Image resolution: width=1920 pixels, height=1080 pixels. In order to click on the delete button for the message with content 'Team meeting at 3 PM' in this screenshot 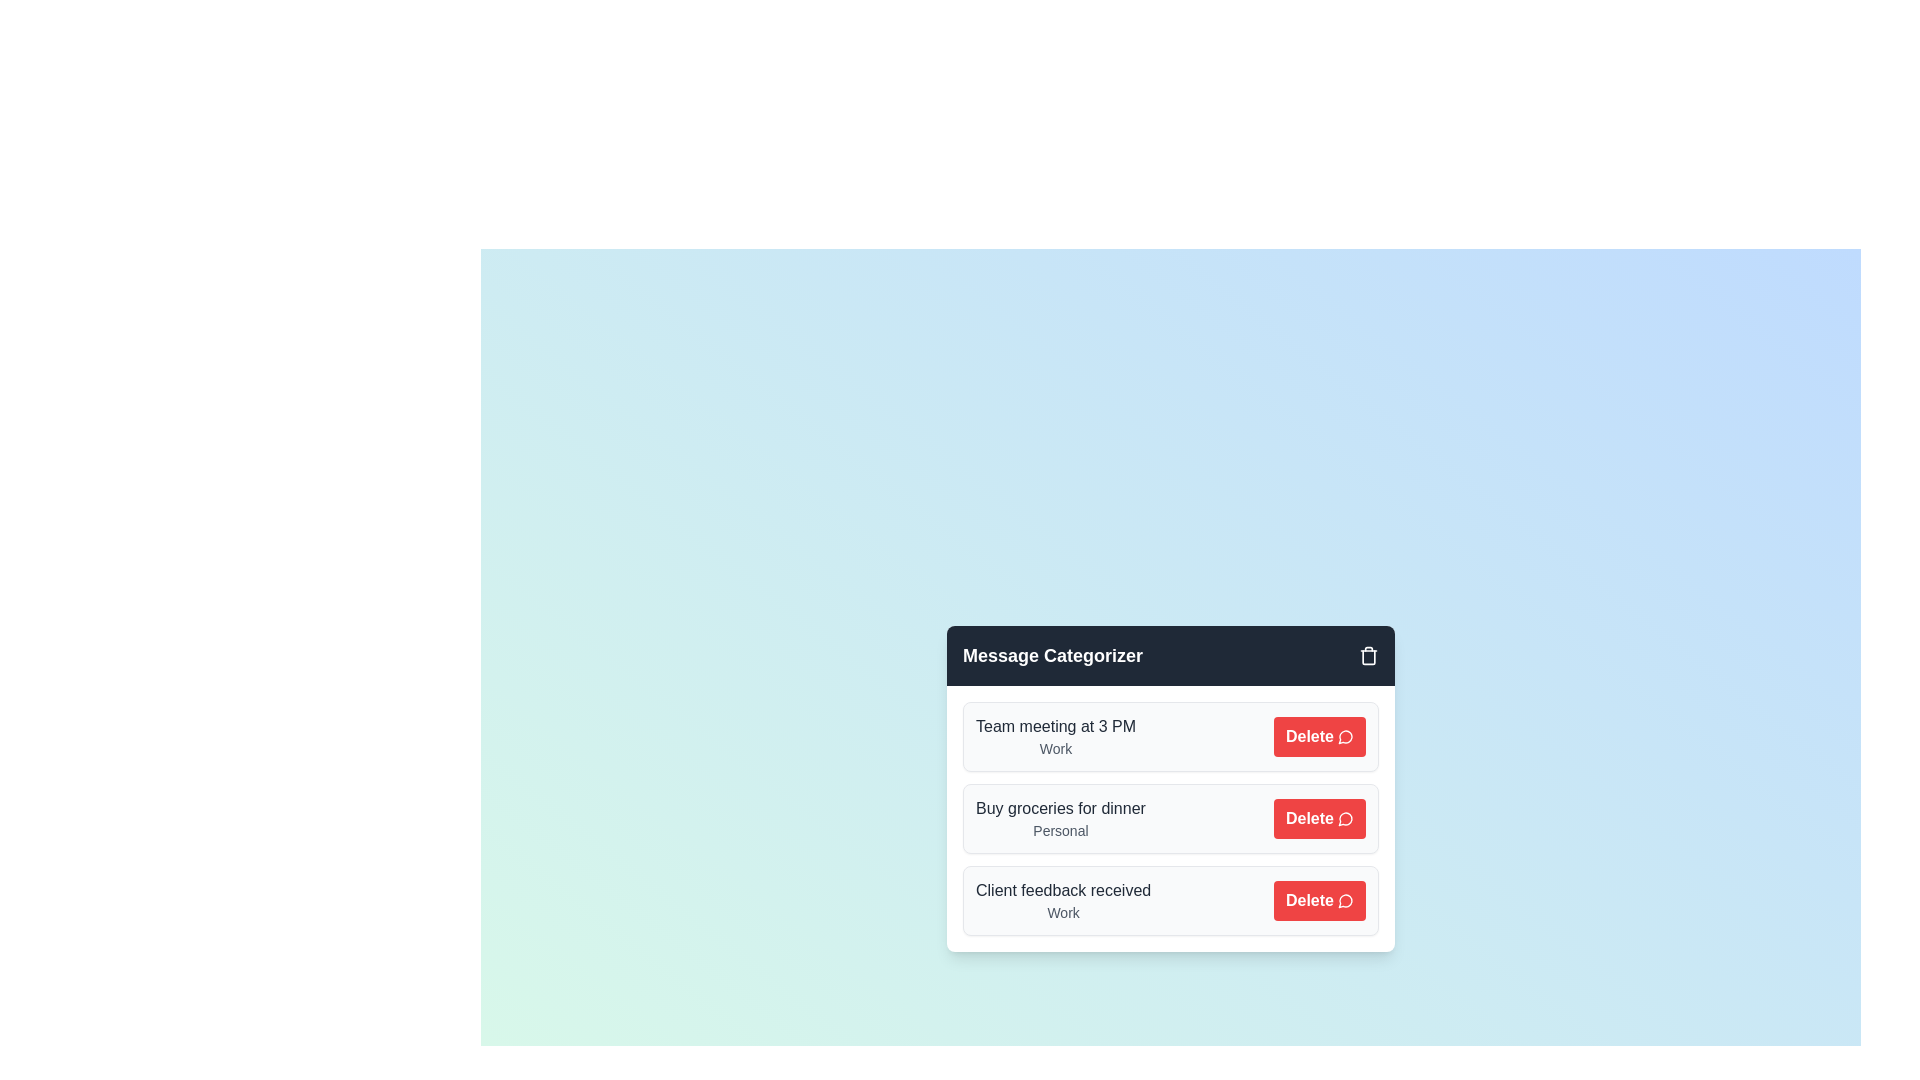, I will do `click(1320, 736)`.